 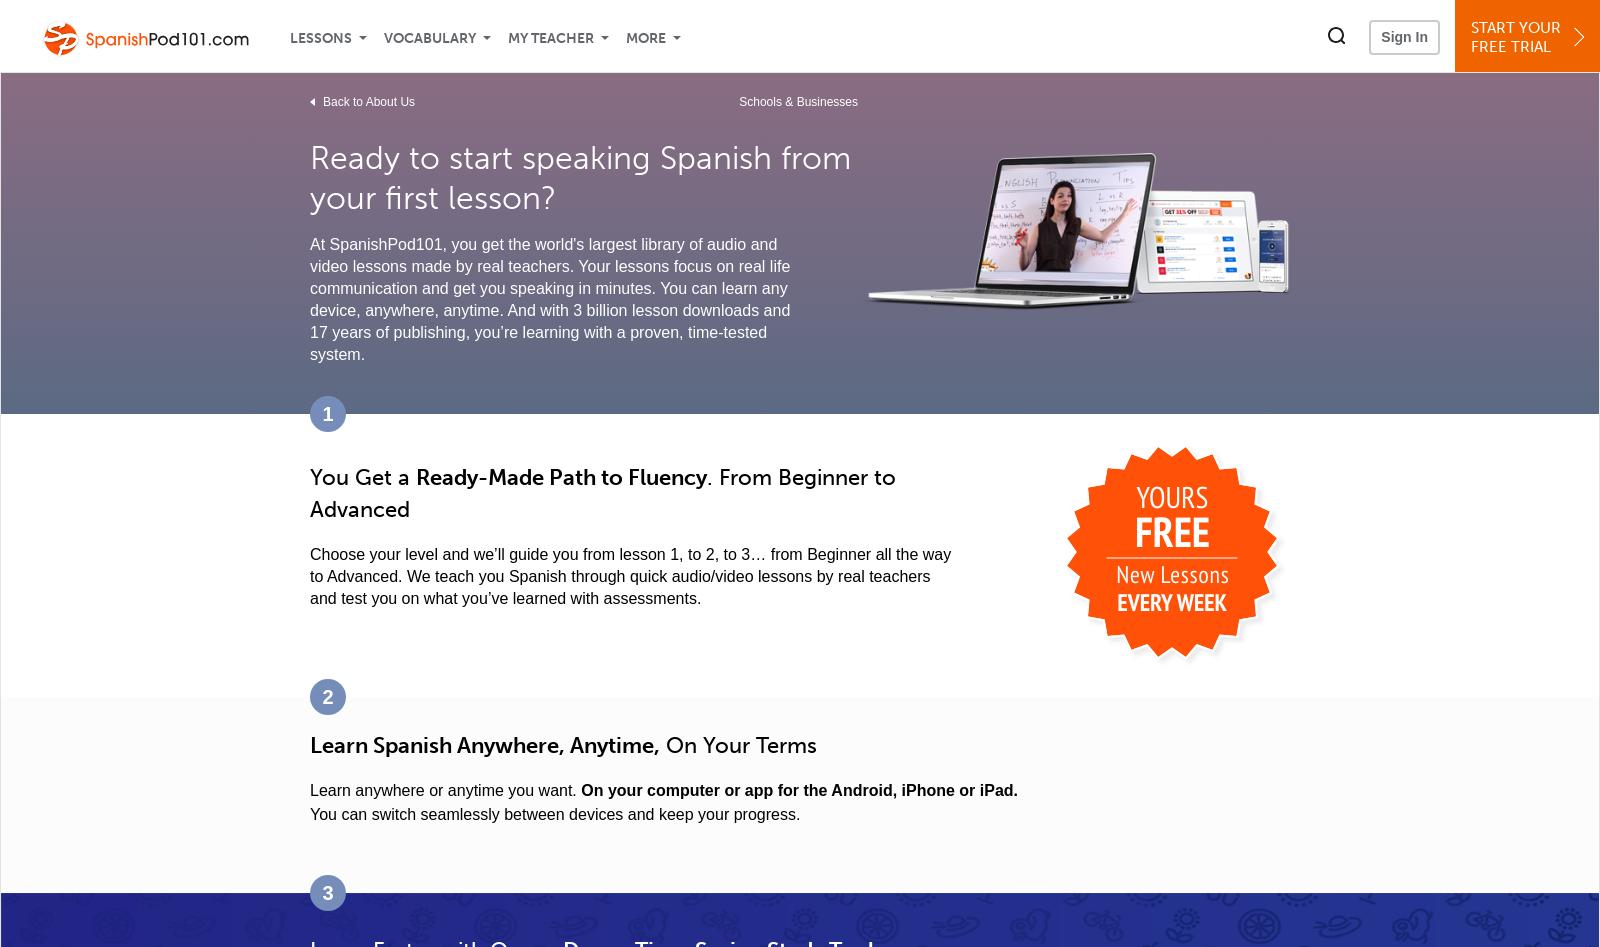 What do you see at coordinates (799, 790) in the screenshot?
I see `'On your computer or app for the Android, iPhone or iPad.'` at bounding box center [799, 790].